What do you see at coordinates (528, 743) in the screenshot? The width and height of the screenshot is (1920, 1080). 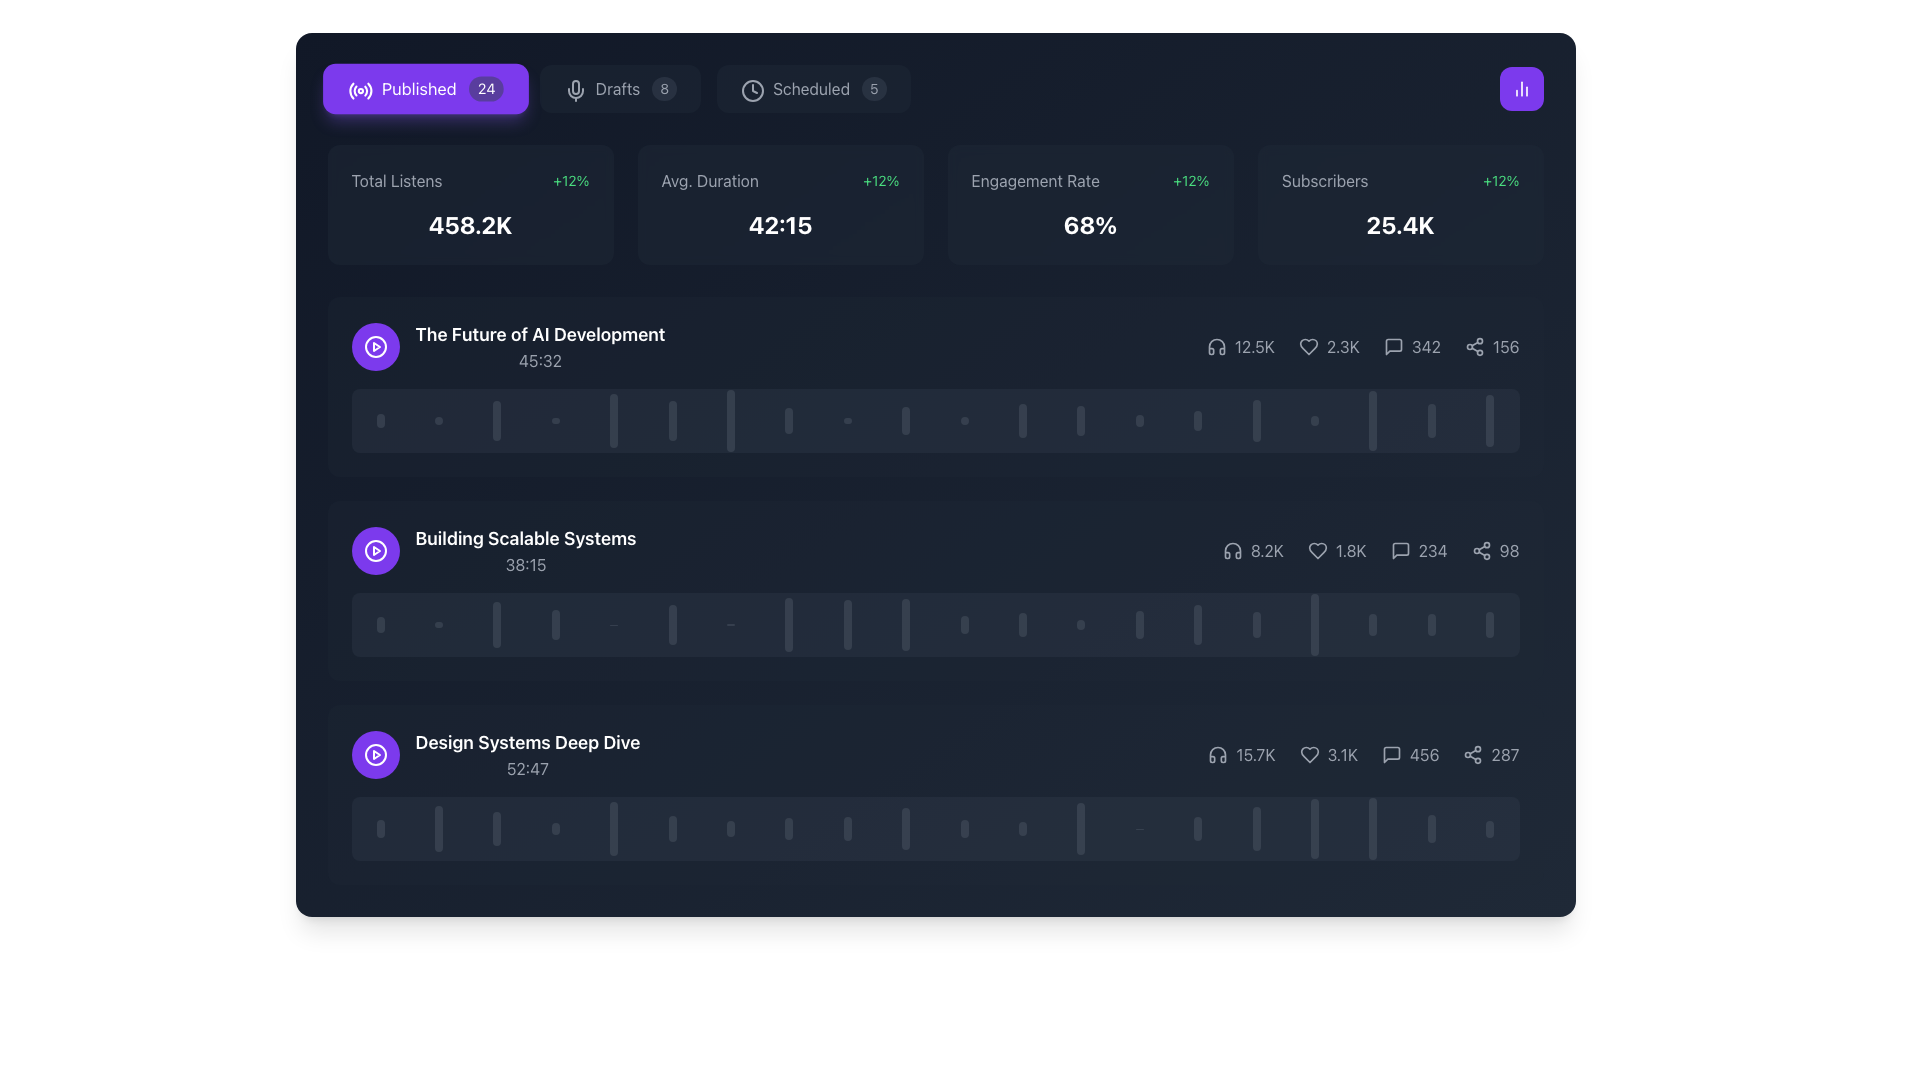 I see `the label displaying 'Design Systems Deep Dive' which is styled in bold white font and positioned above the duration text '52:47'` at bounding box center [528, 743].